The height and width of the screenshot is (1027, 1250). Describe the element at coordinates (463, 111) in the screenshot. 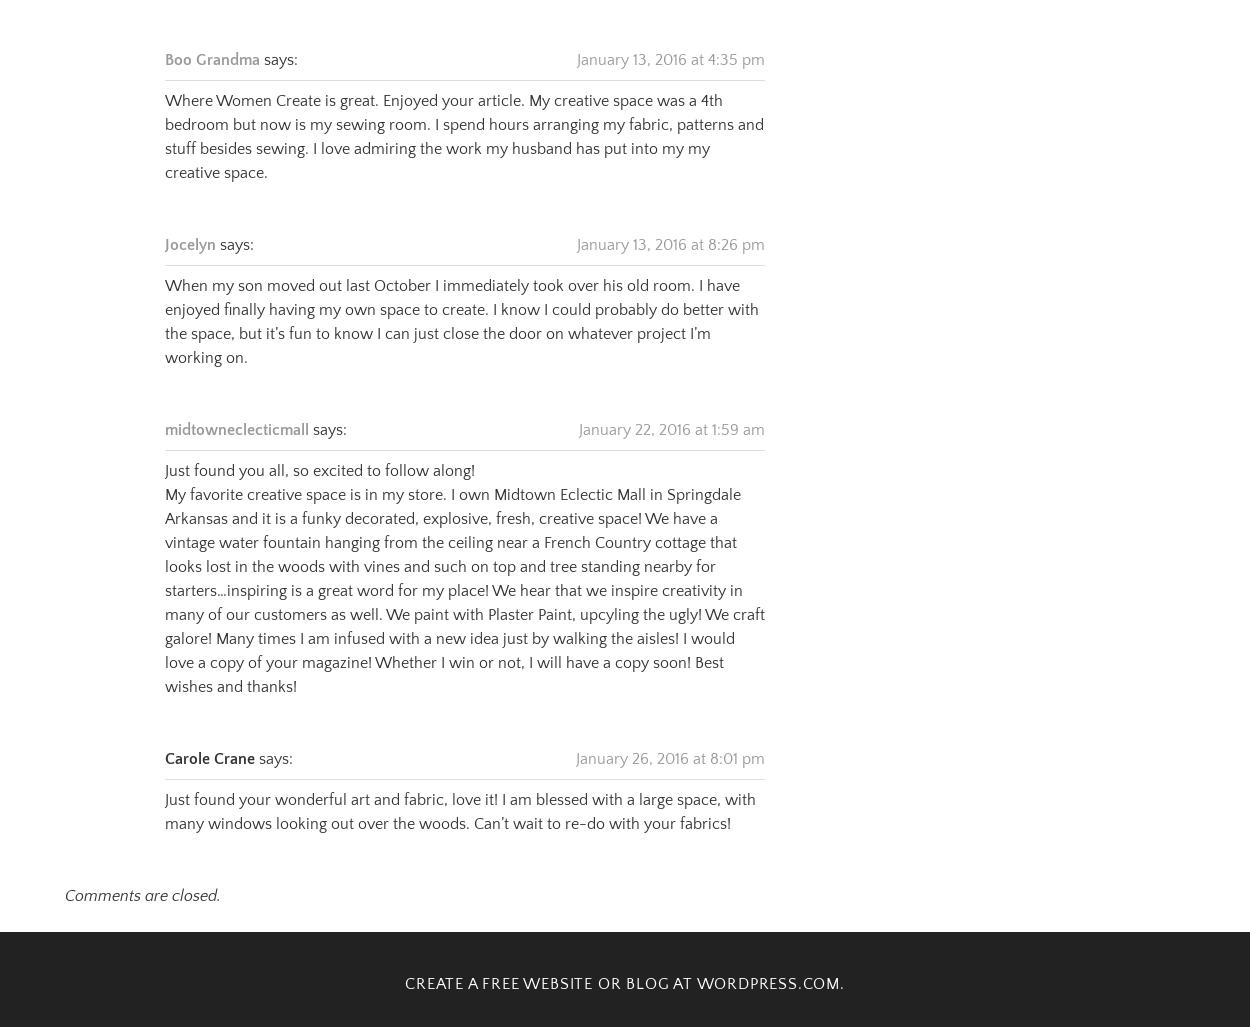

I see `'Where Women Create is great.  Enjoyed your article.  My creative space was a 4th bedroom but now is my sewing room.  I spend hours arranging my fabric, patterns and stuff besides sewing.  I love admiring the work my husband has put into my my creative space.'` at that location.